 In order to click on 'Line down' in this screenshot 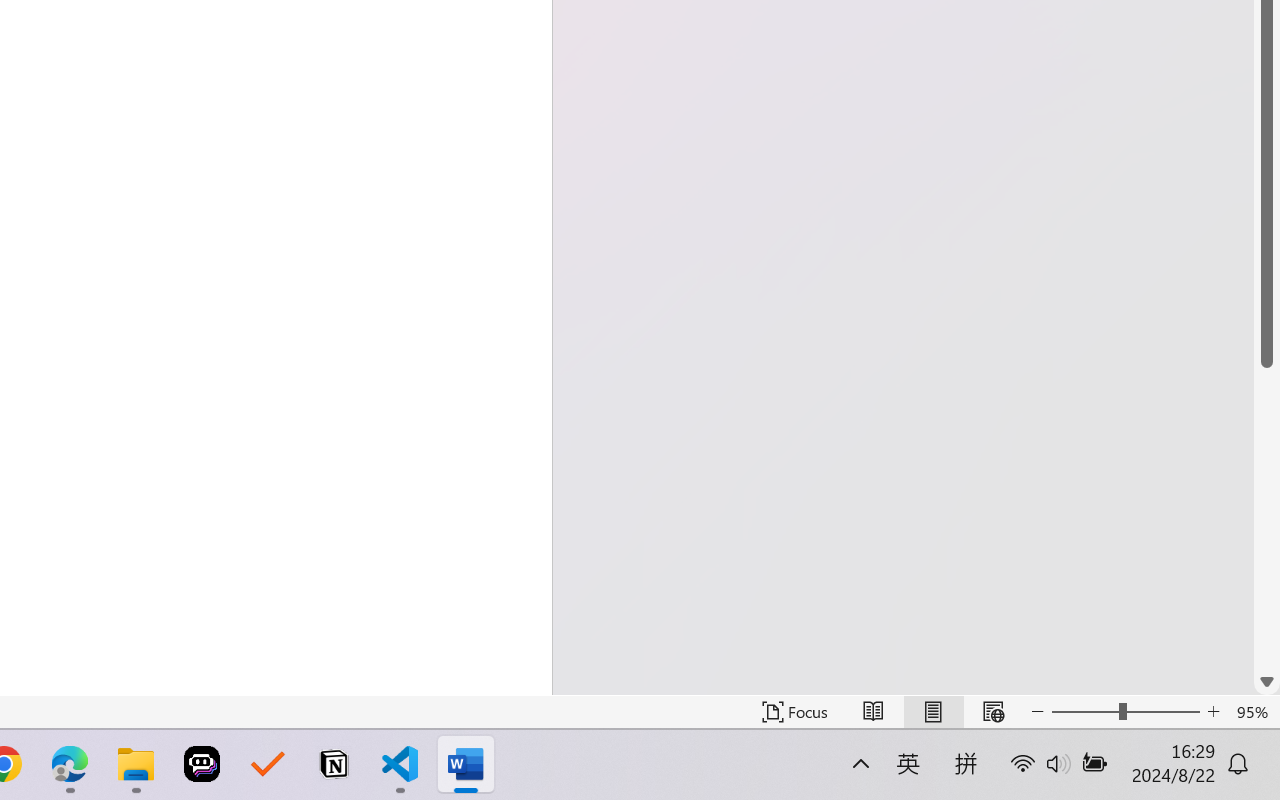, I will do `click(1266, 682)`.